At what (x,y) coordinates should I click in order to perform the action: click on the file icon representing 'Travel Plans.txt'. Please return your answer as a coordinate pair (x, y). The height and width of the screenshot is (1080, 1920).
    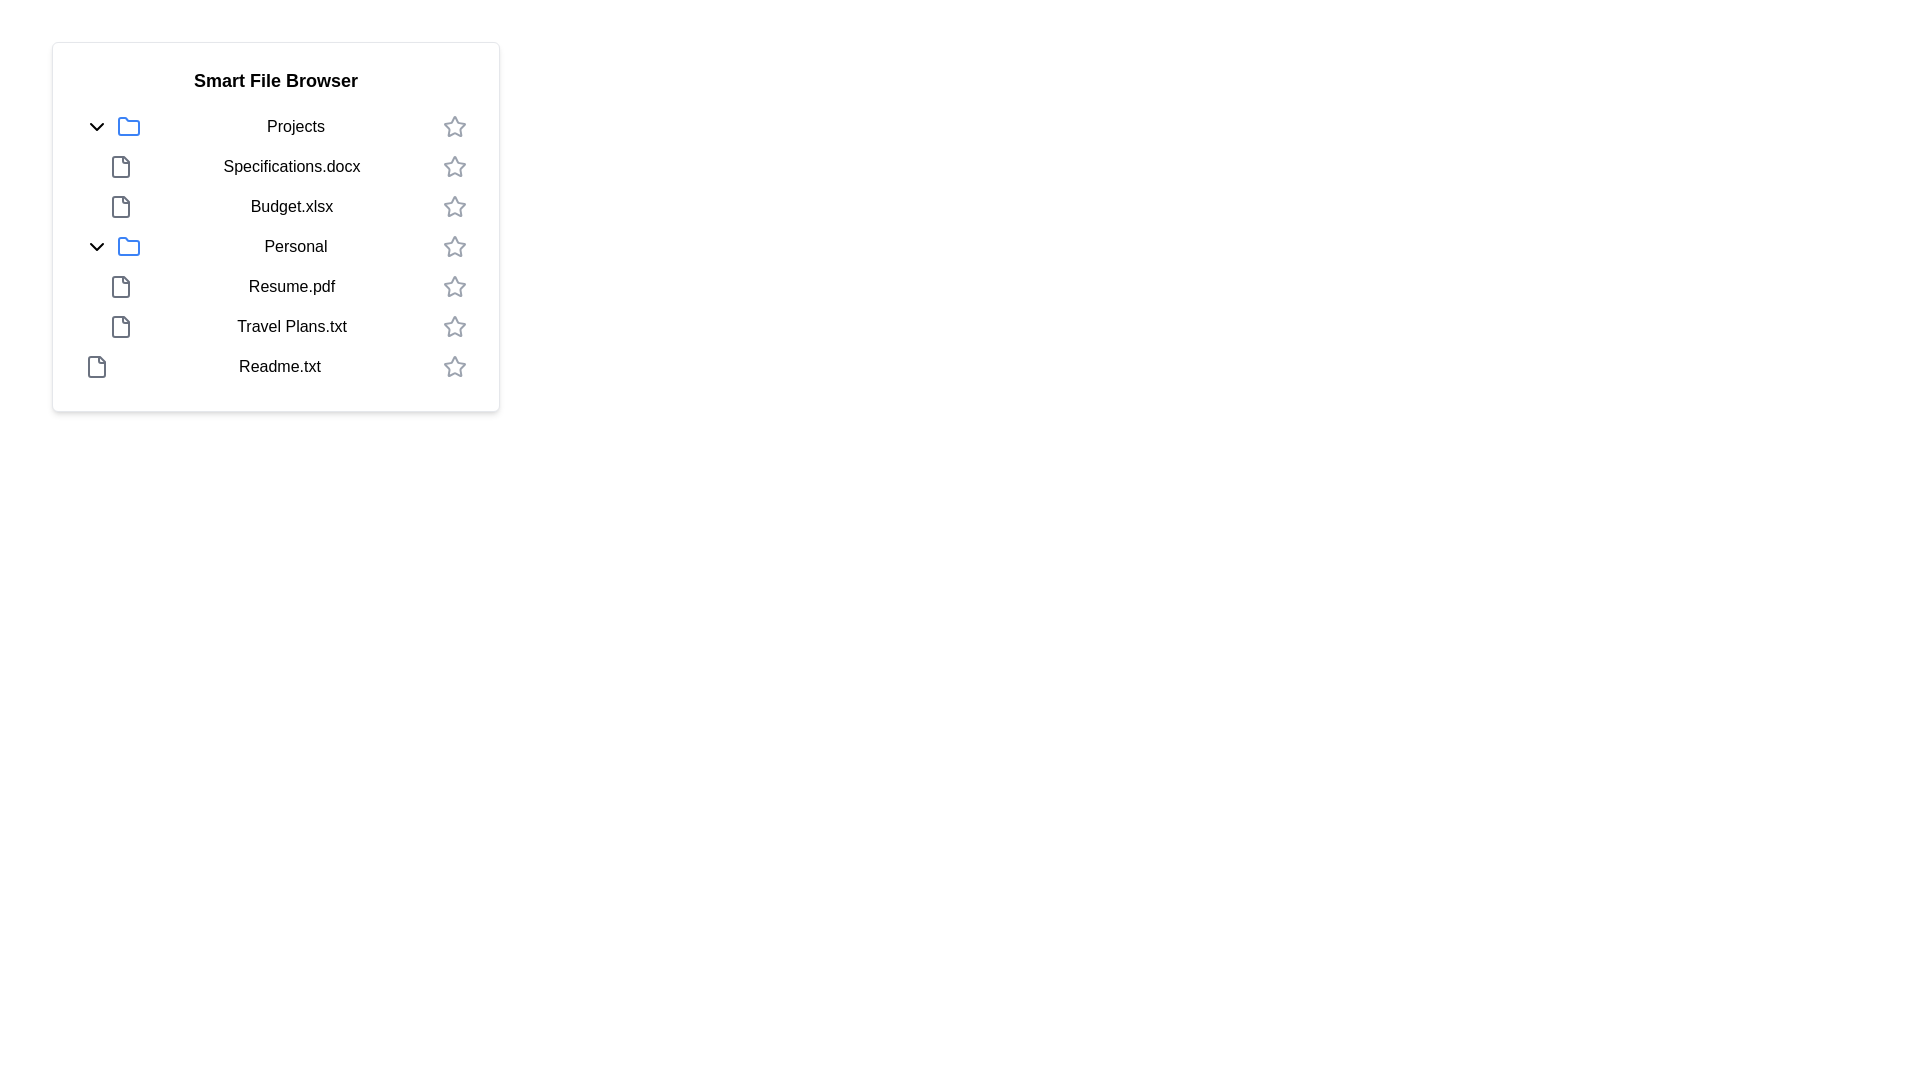
    Looking at the image, I should click on (119, 326).